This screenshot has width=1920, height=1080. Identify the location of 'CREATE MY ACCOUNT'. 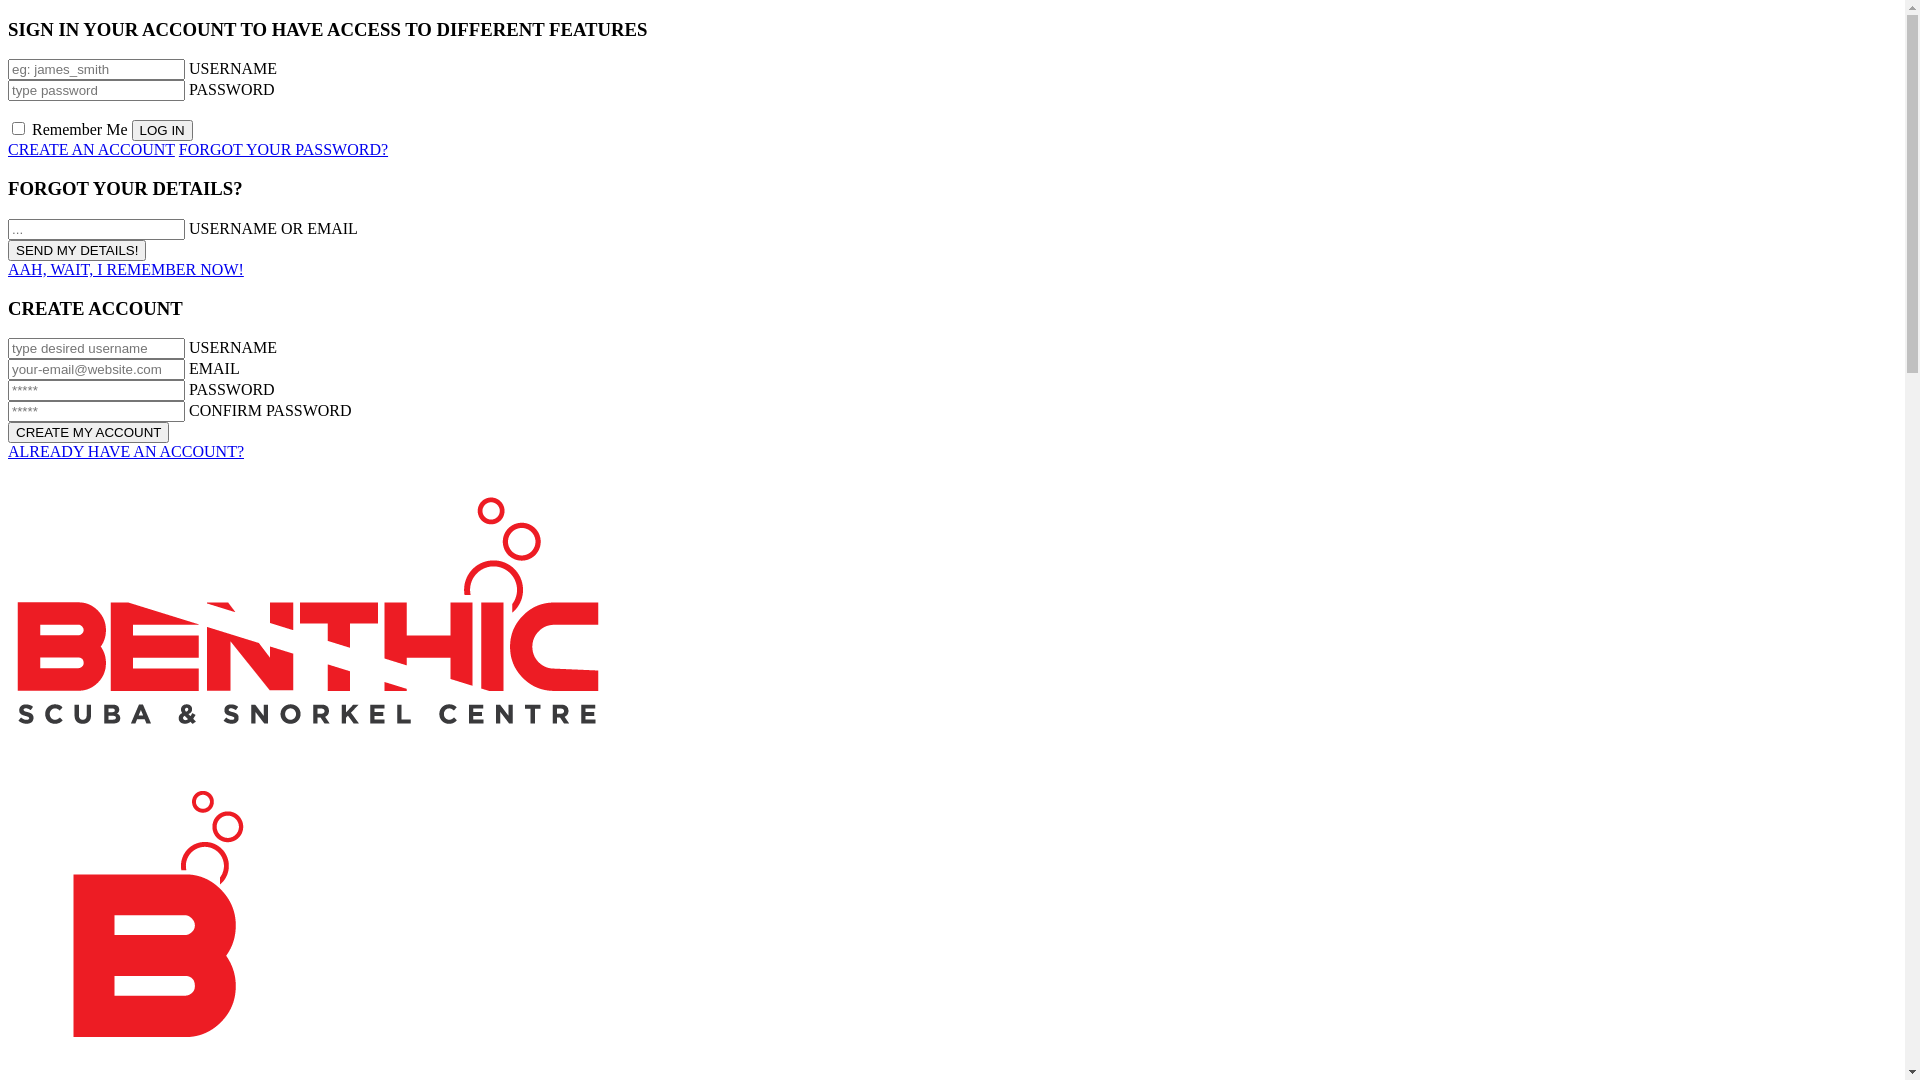
(87, 431).